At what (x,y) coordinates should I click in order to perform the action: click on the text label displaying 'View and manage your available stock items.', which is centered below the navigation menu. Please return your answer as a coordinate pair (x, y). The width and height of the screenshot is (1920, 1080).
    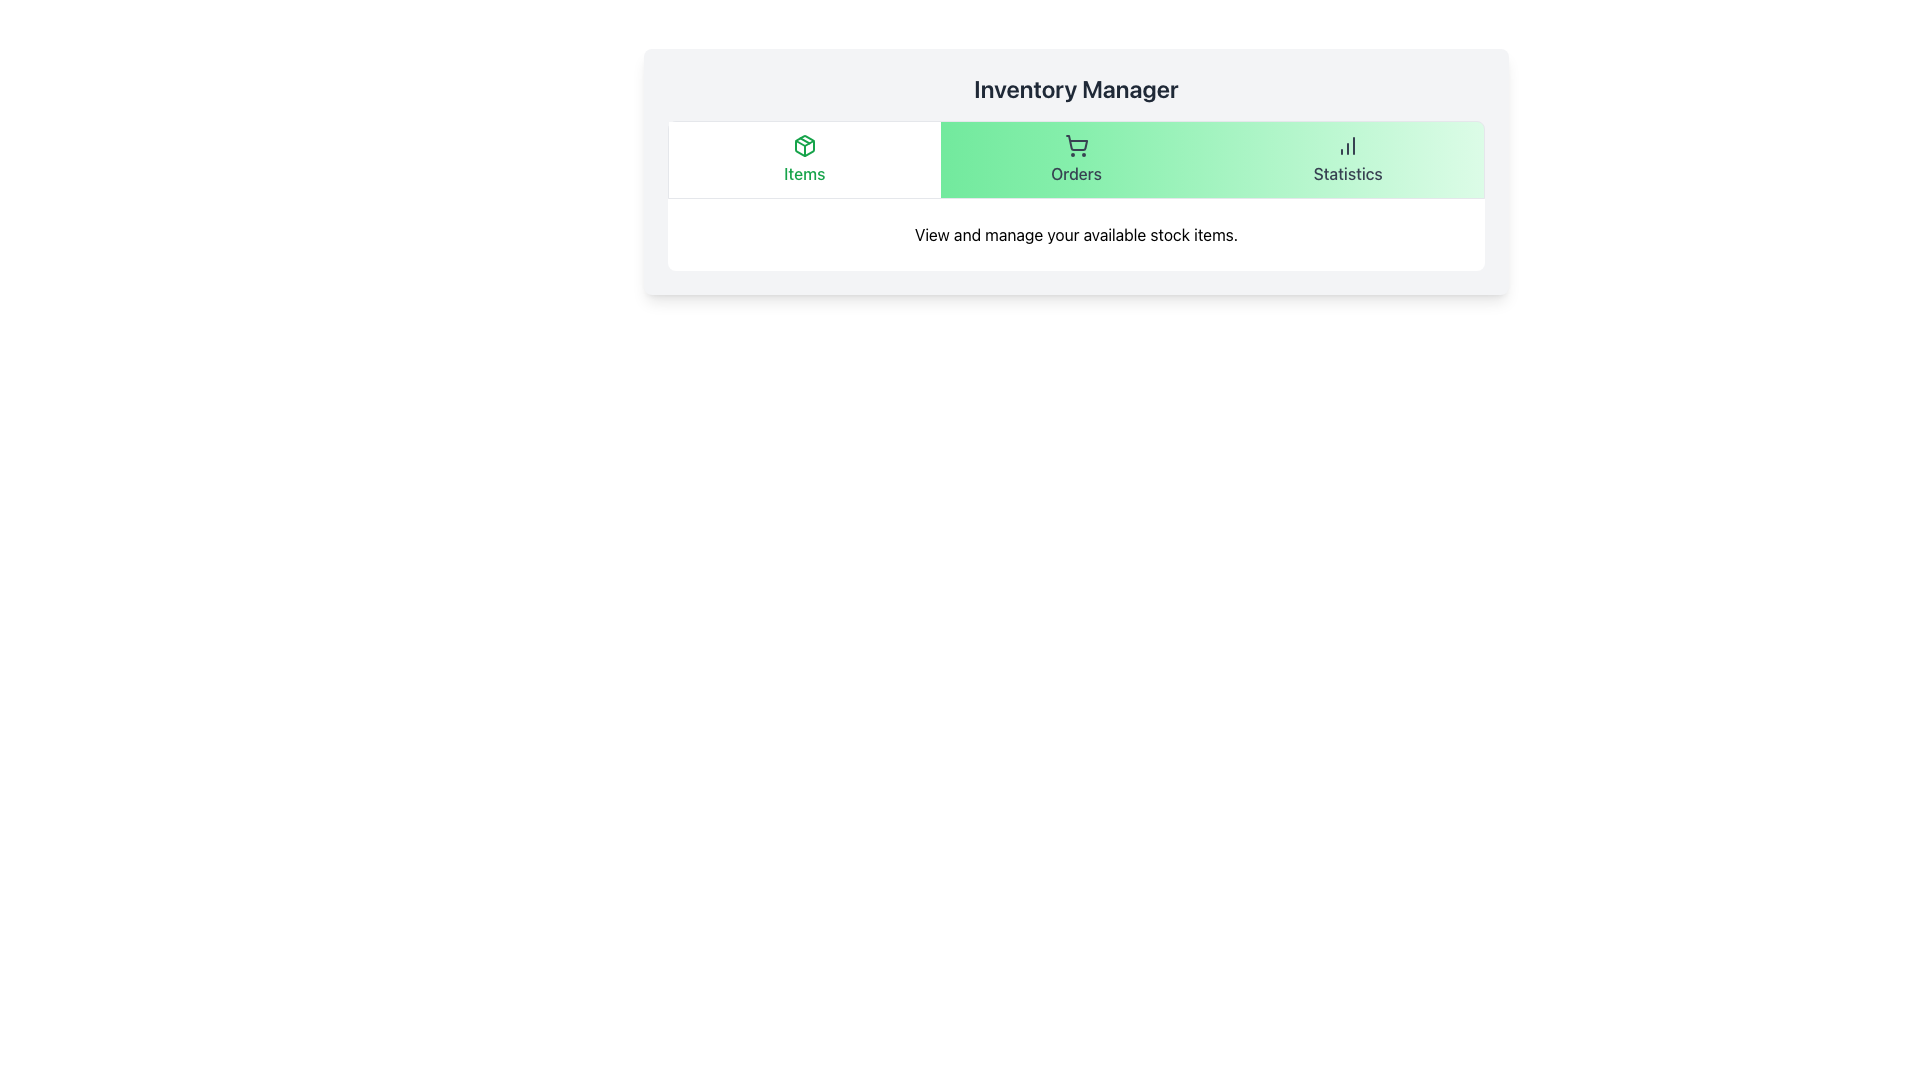
    Looking at the image, I should click on (1075, 234).